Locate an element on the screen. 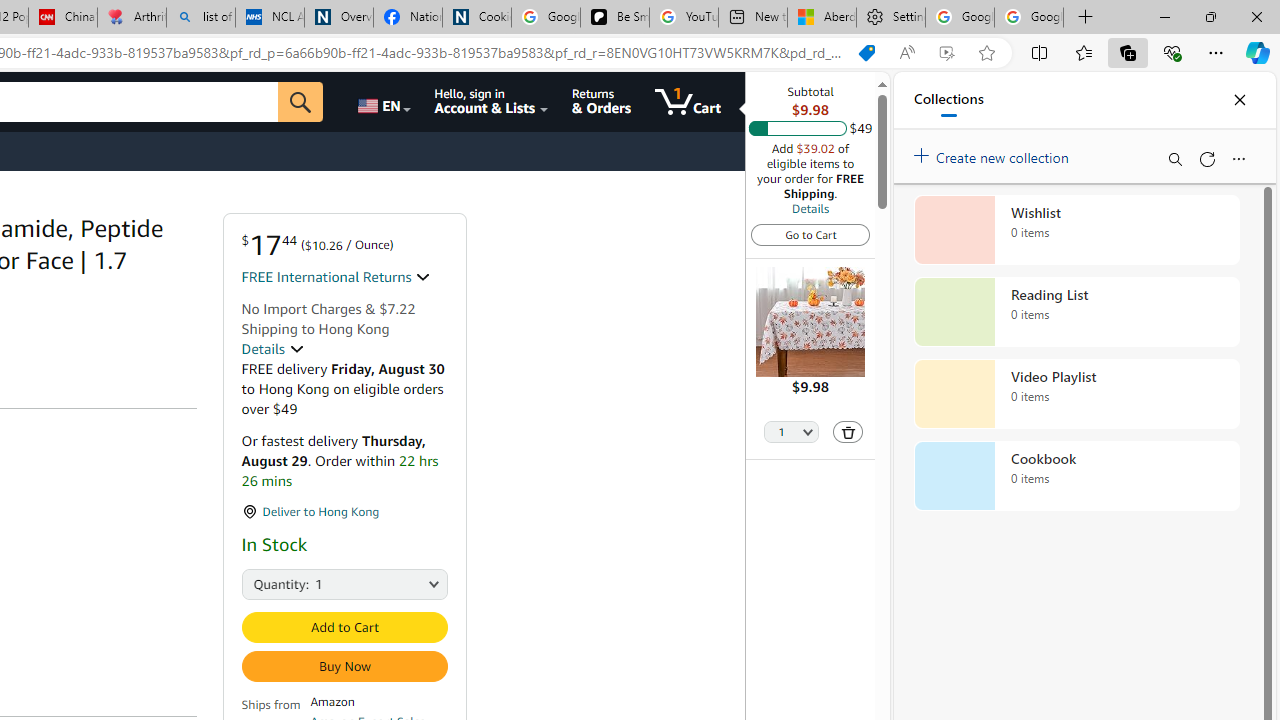 Image resolution: width=1280 pixels, height=720 pixels. 'Delete' is located at coordinates (848, 430).